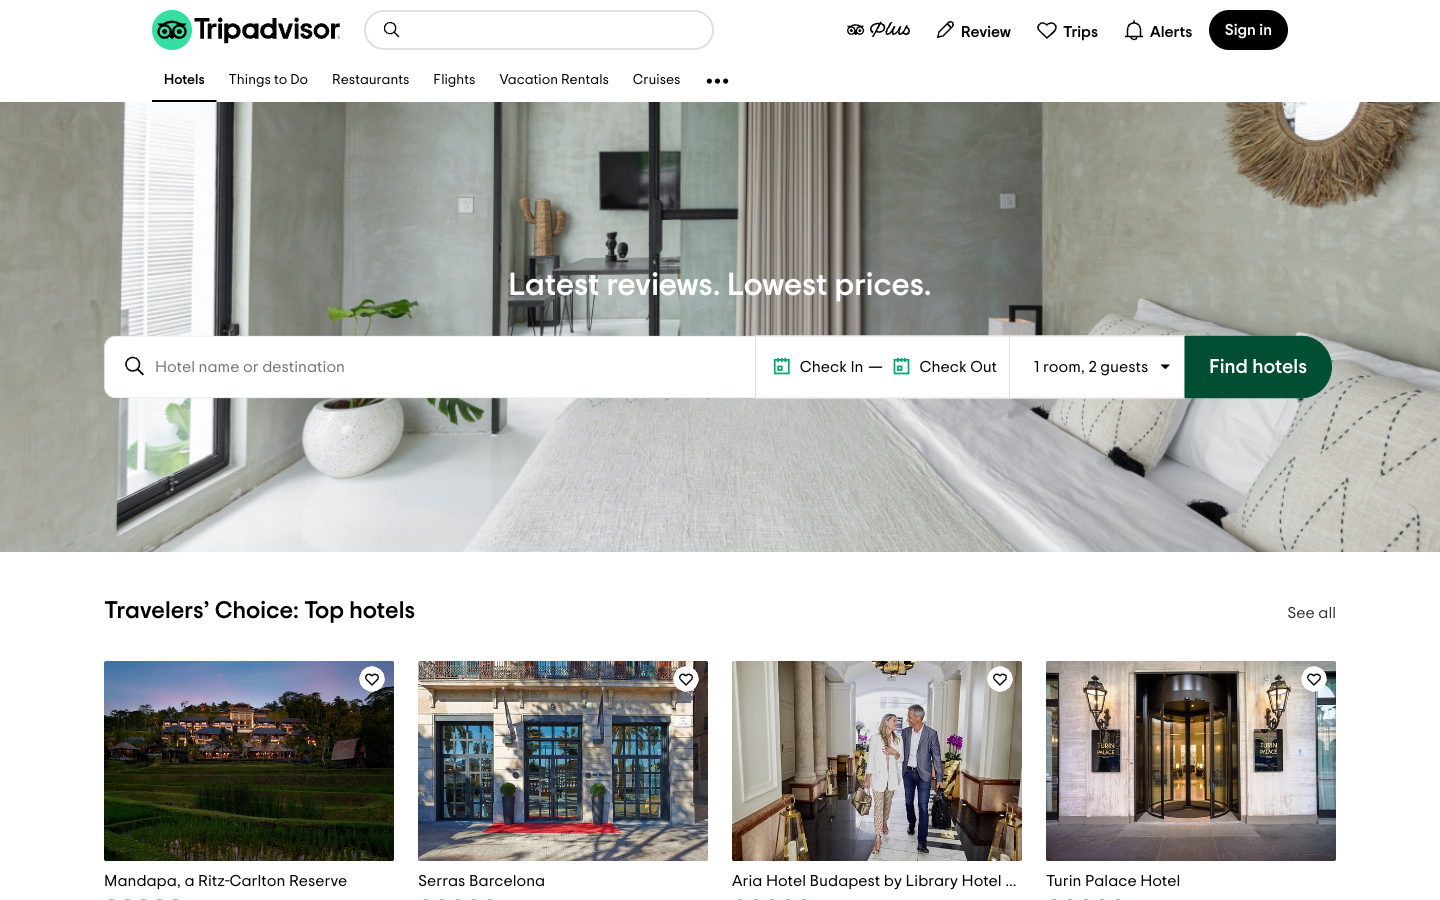 The height and width of the screenshot is (900, 1440). Describe the element at coordinates (1067, 28) in the screenshot. I see `your saved travel plan list` at that location.